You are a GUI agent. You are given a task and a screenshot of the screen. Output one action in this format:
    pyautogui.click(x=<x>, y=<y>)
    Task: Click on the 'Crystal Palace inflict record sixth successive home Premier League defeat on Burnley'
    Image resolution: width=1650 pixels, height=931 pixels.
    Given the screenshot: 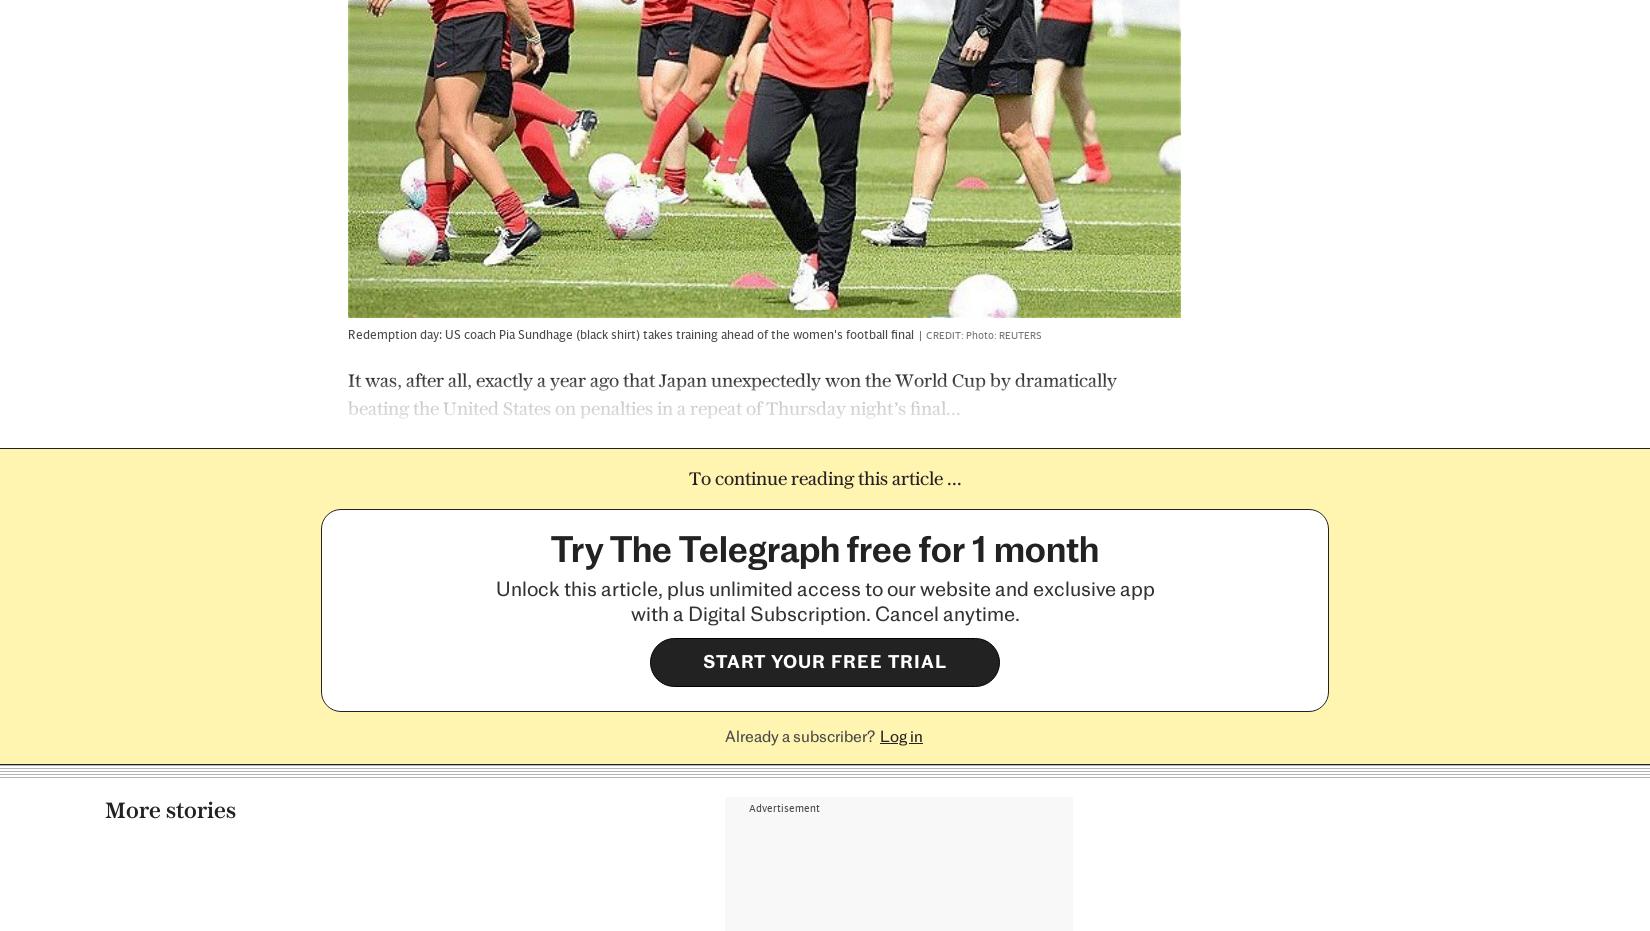 What is the action you would take?
    pyautogui.click(x=692, y=710)
    